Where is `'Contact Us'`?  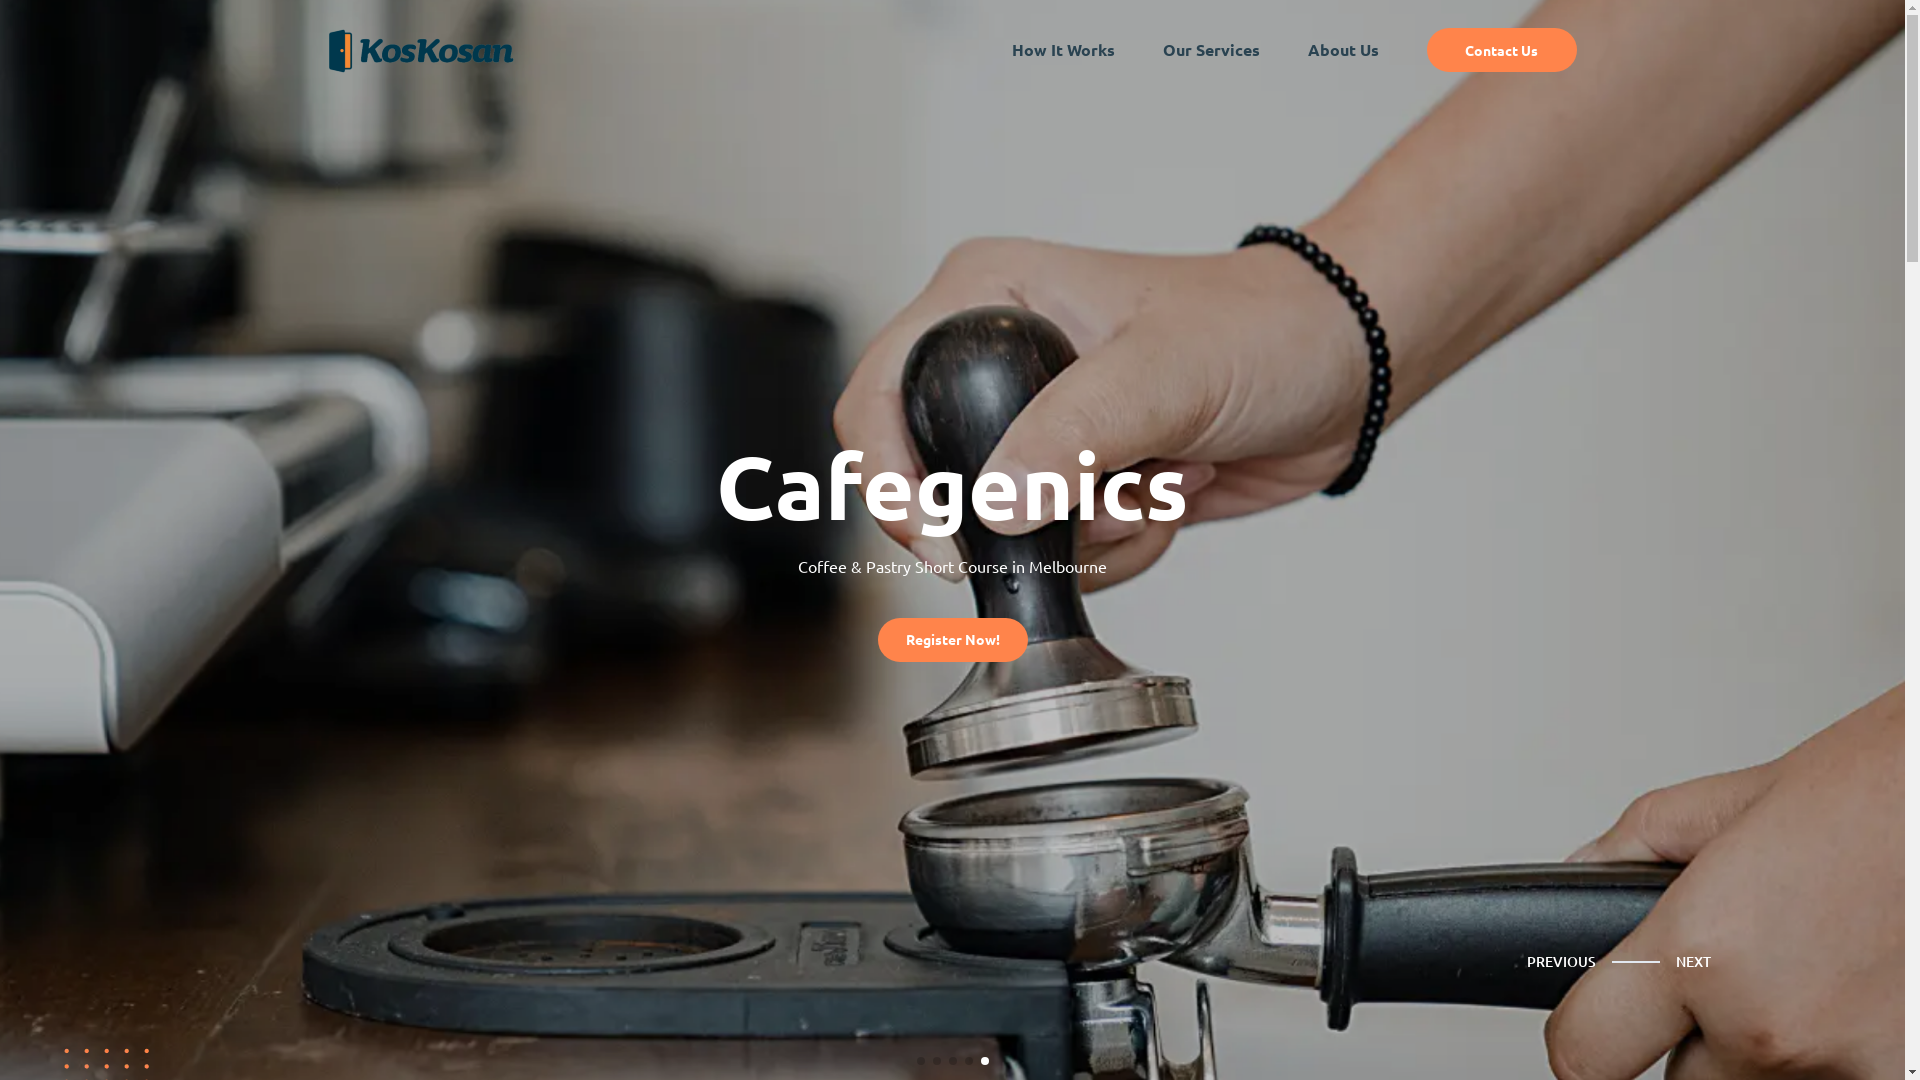
'Contact Us' is located at coordinates (1501, 49).